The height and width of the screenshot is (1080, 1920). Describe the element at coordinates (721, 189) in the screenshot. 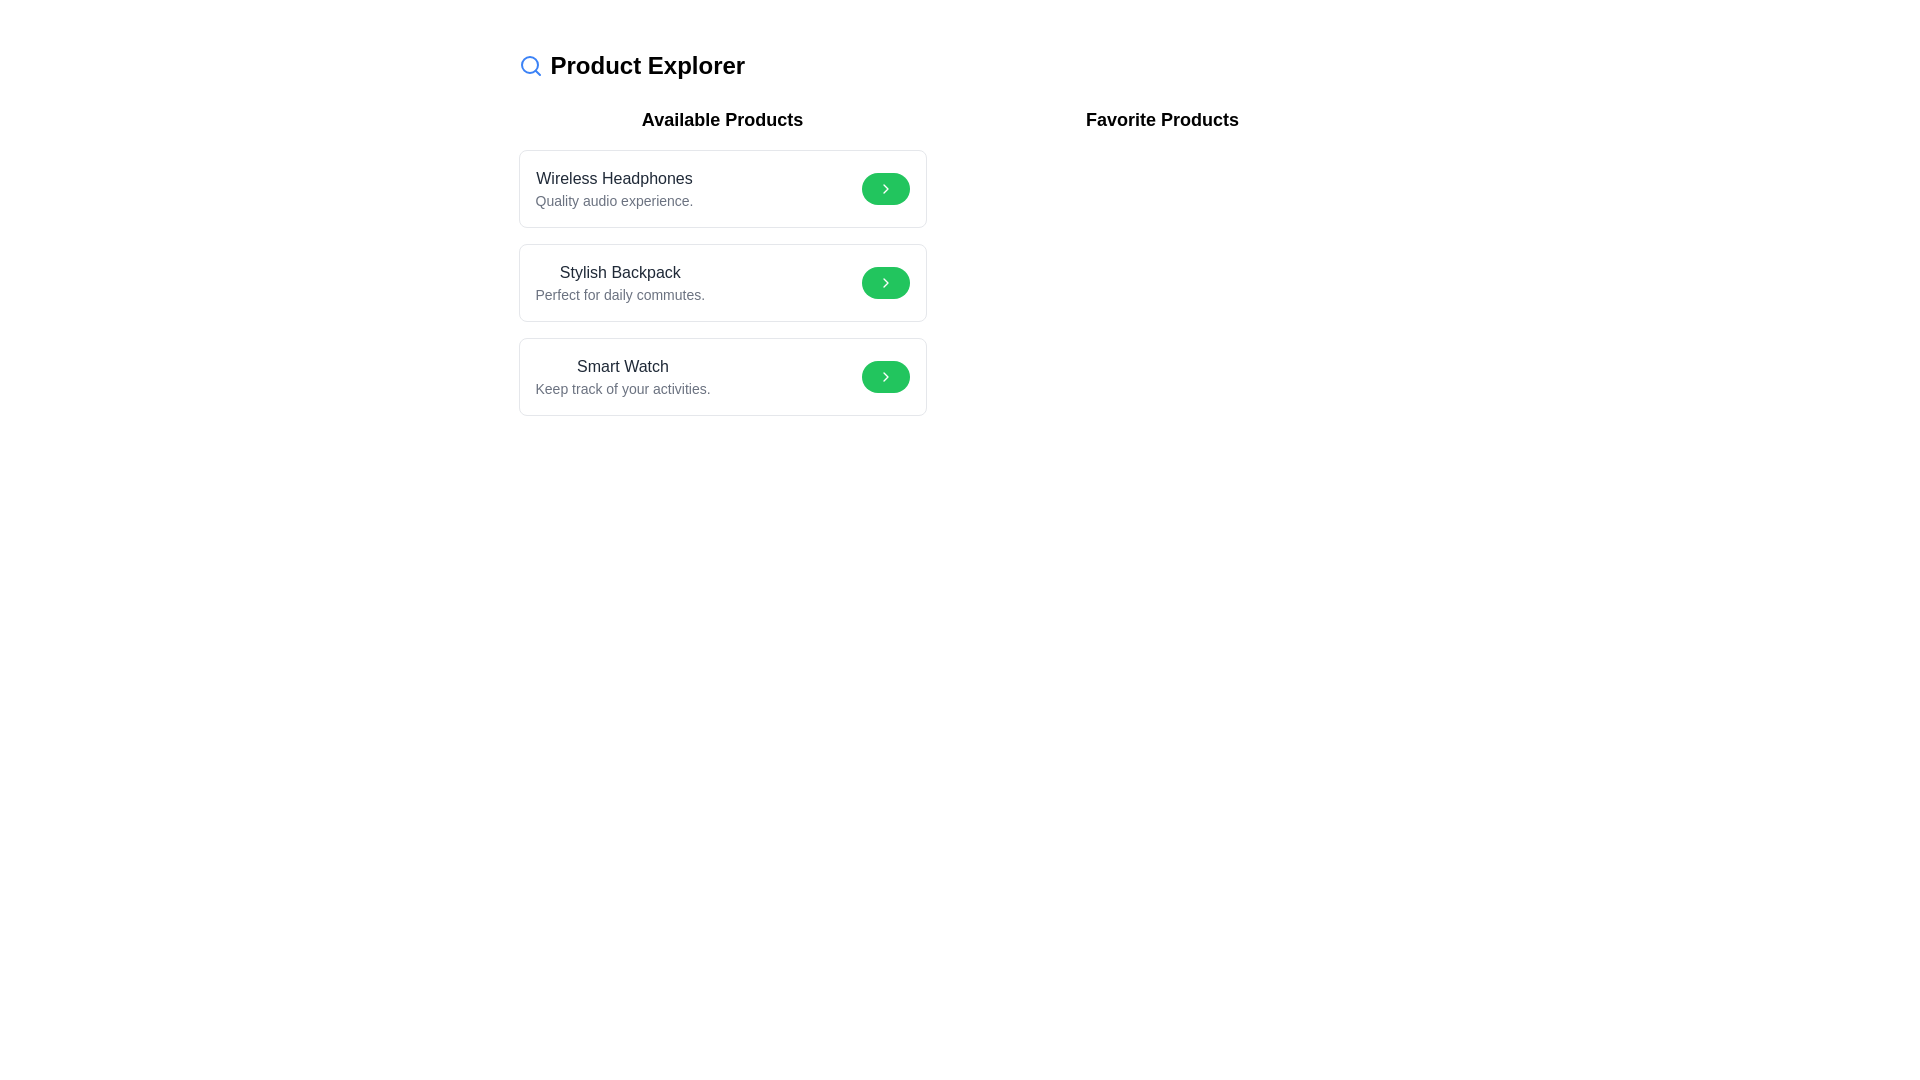

I see `the 'Wireless Headphones' card located in the 'Available Products' section` at that location.